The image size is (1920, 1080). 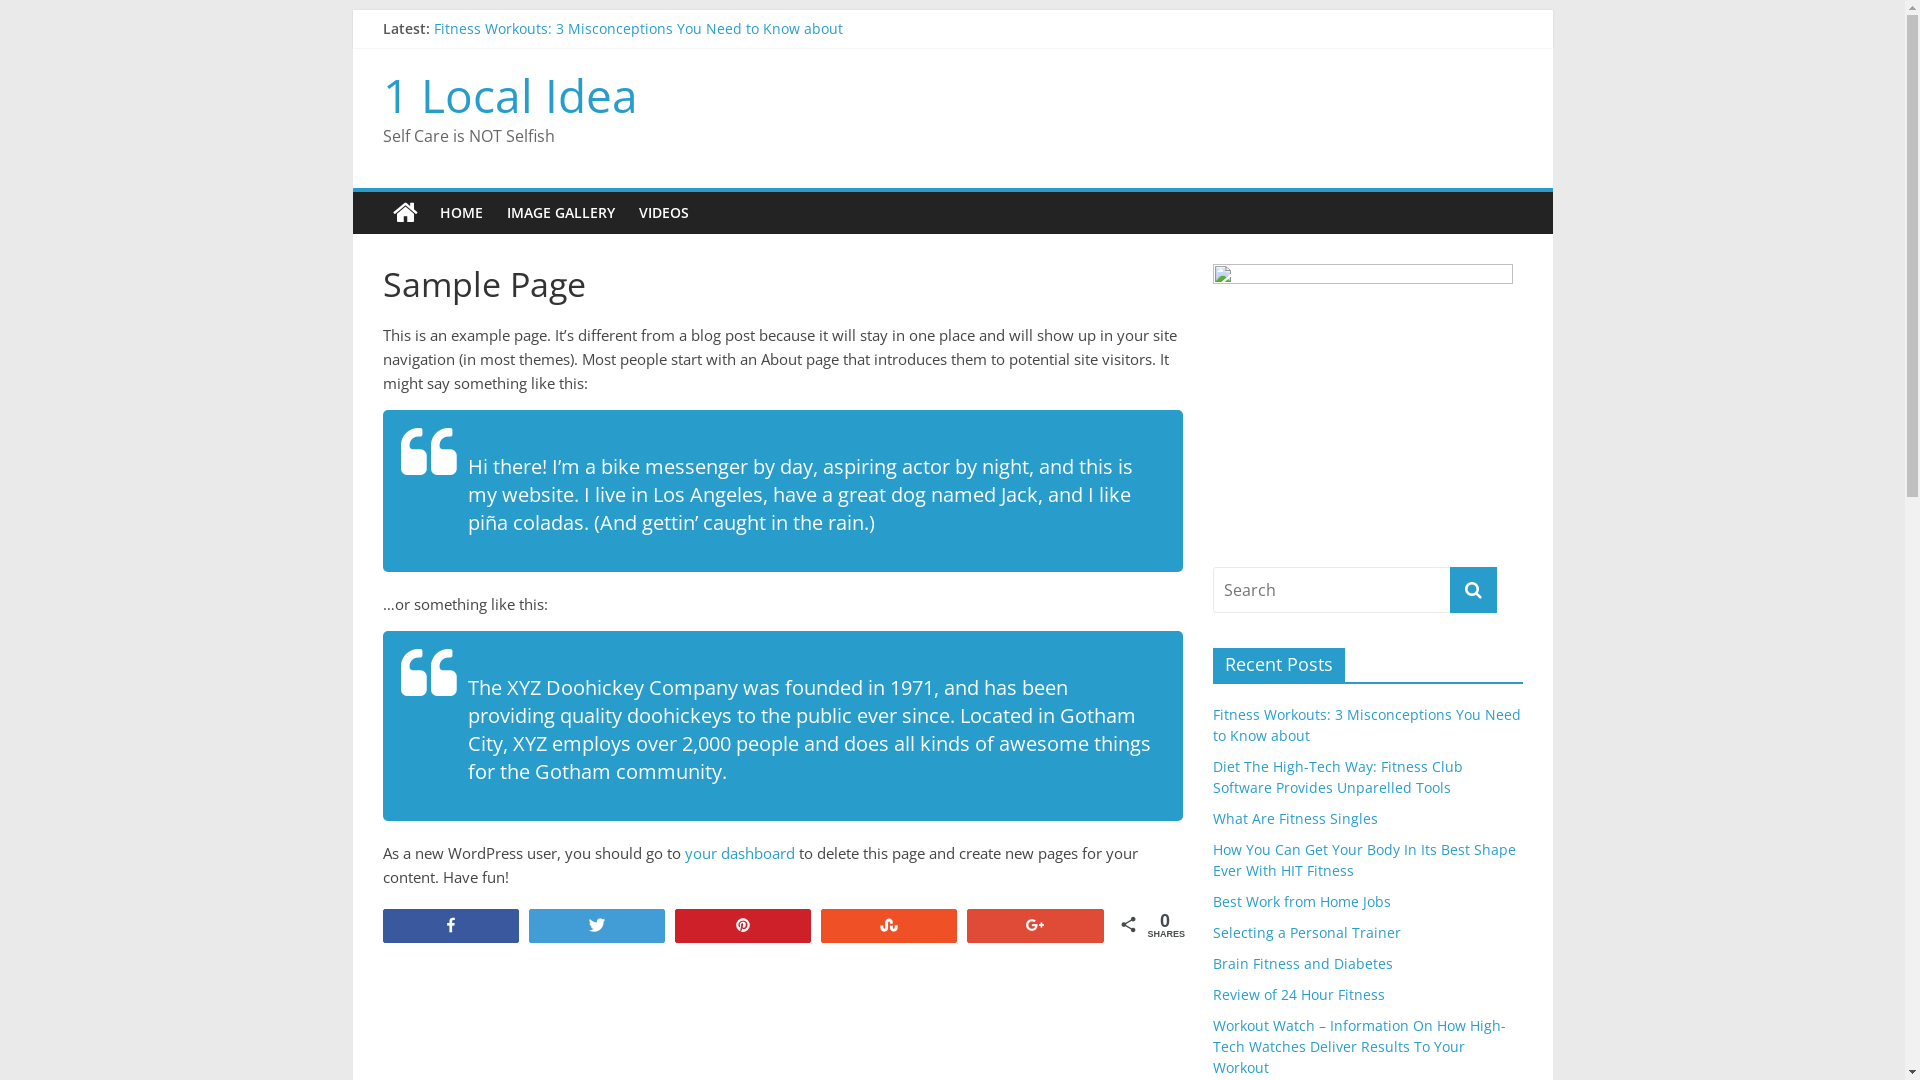 I want to click on 'Brain Fitness and Diabetes', so click(x=1301, y=962).